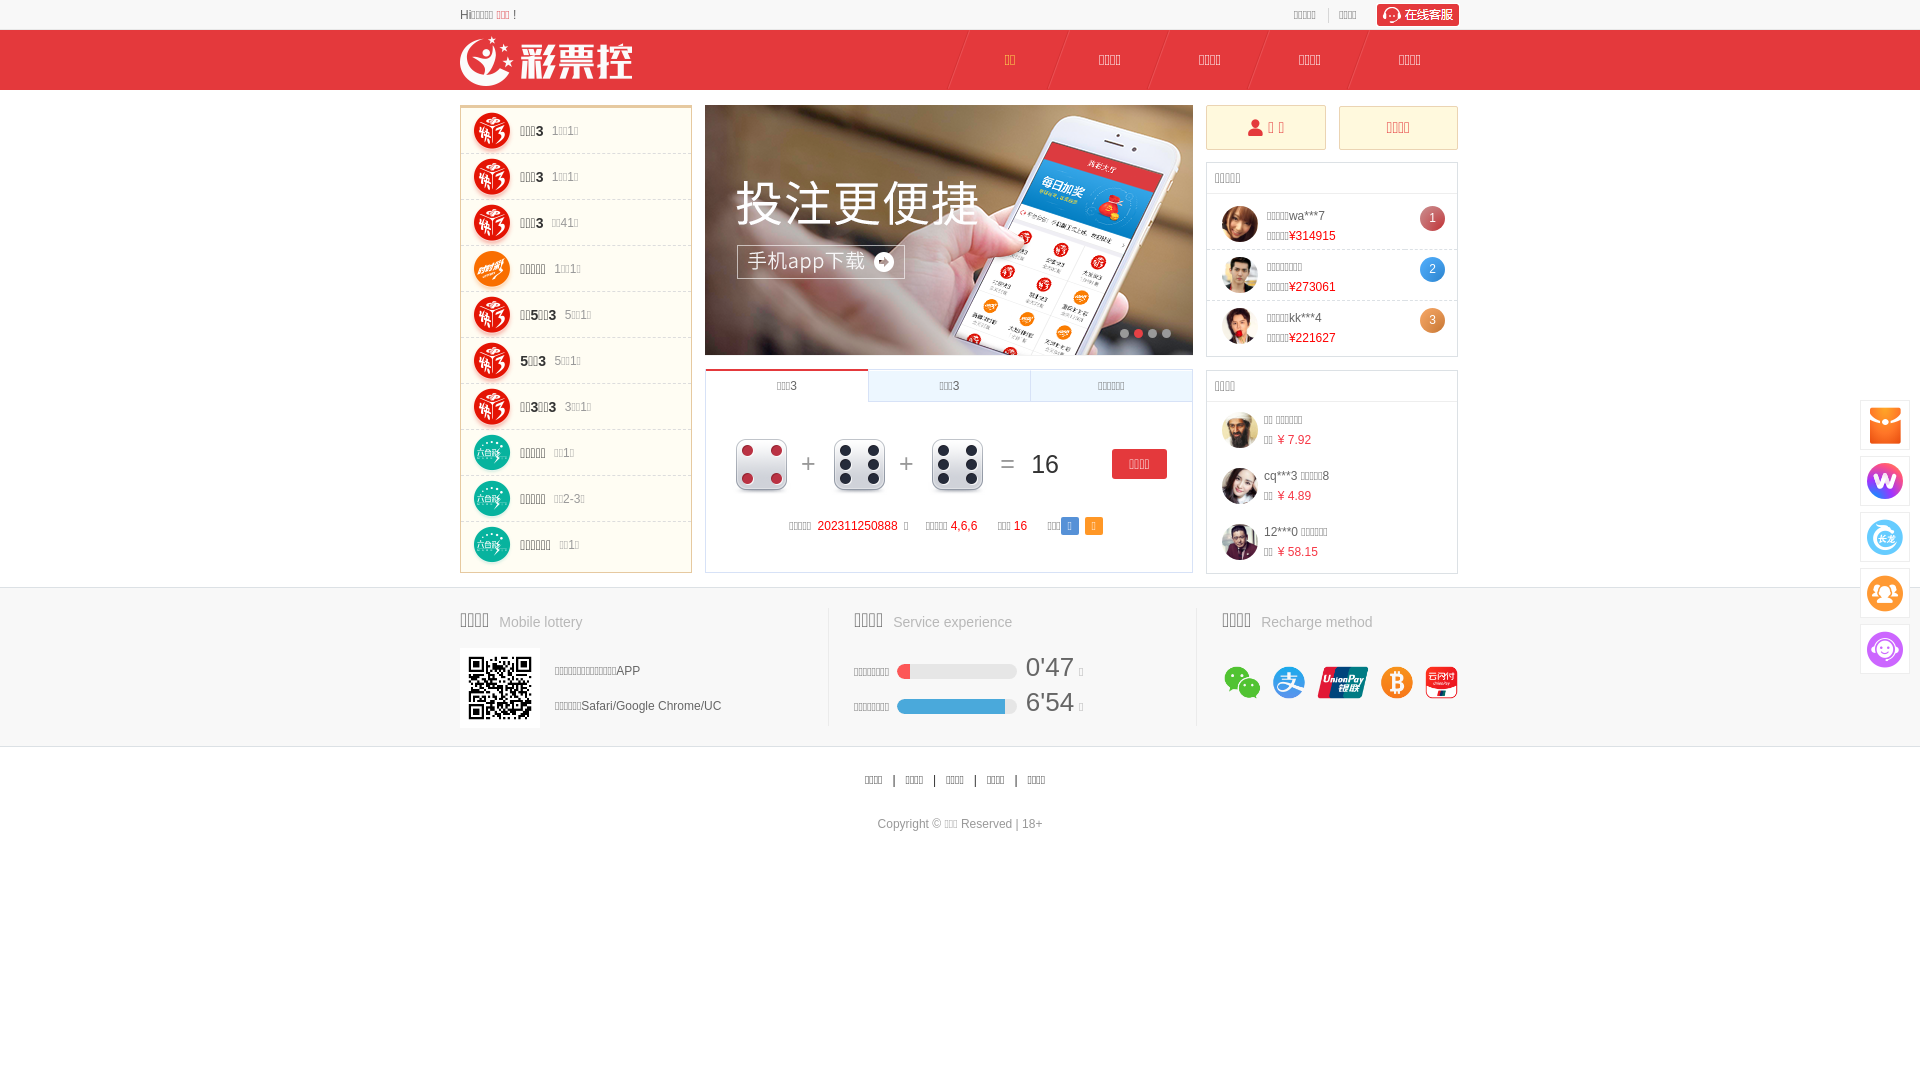 The image size is (1920, 1080). What do you see at coordinates (975, 779) in the screenshot?
I see `'|'` at bounding box center [975, 779].